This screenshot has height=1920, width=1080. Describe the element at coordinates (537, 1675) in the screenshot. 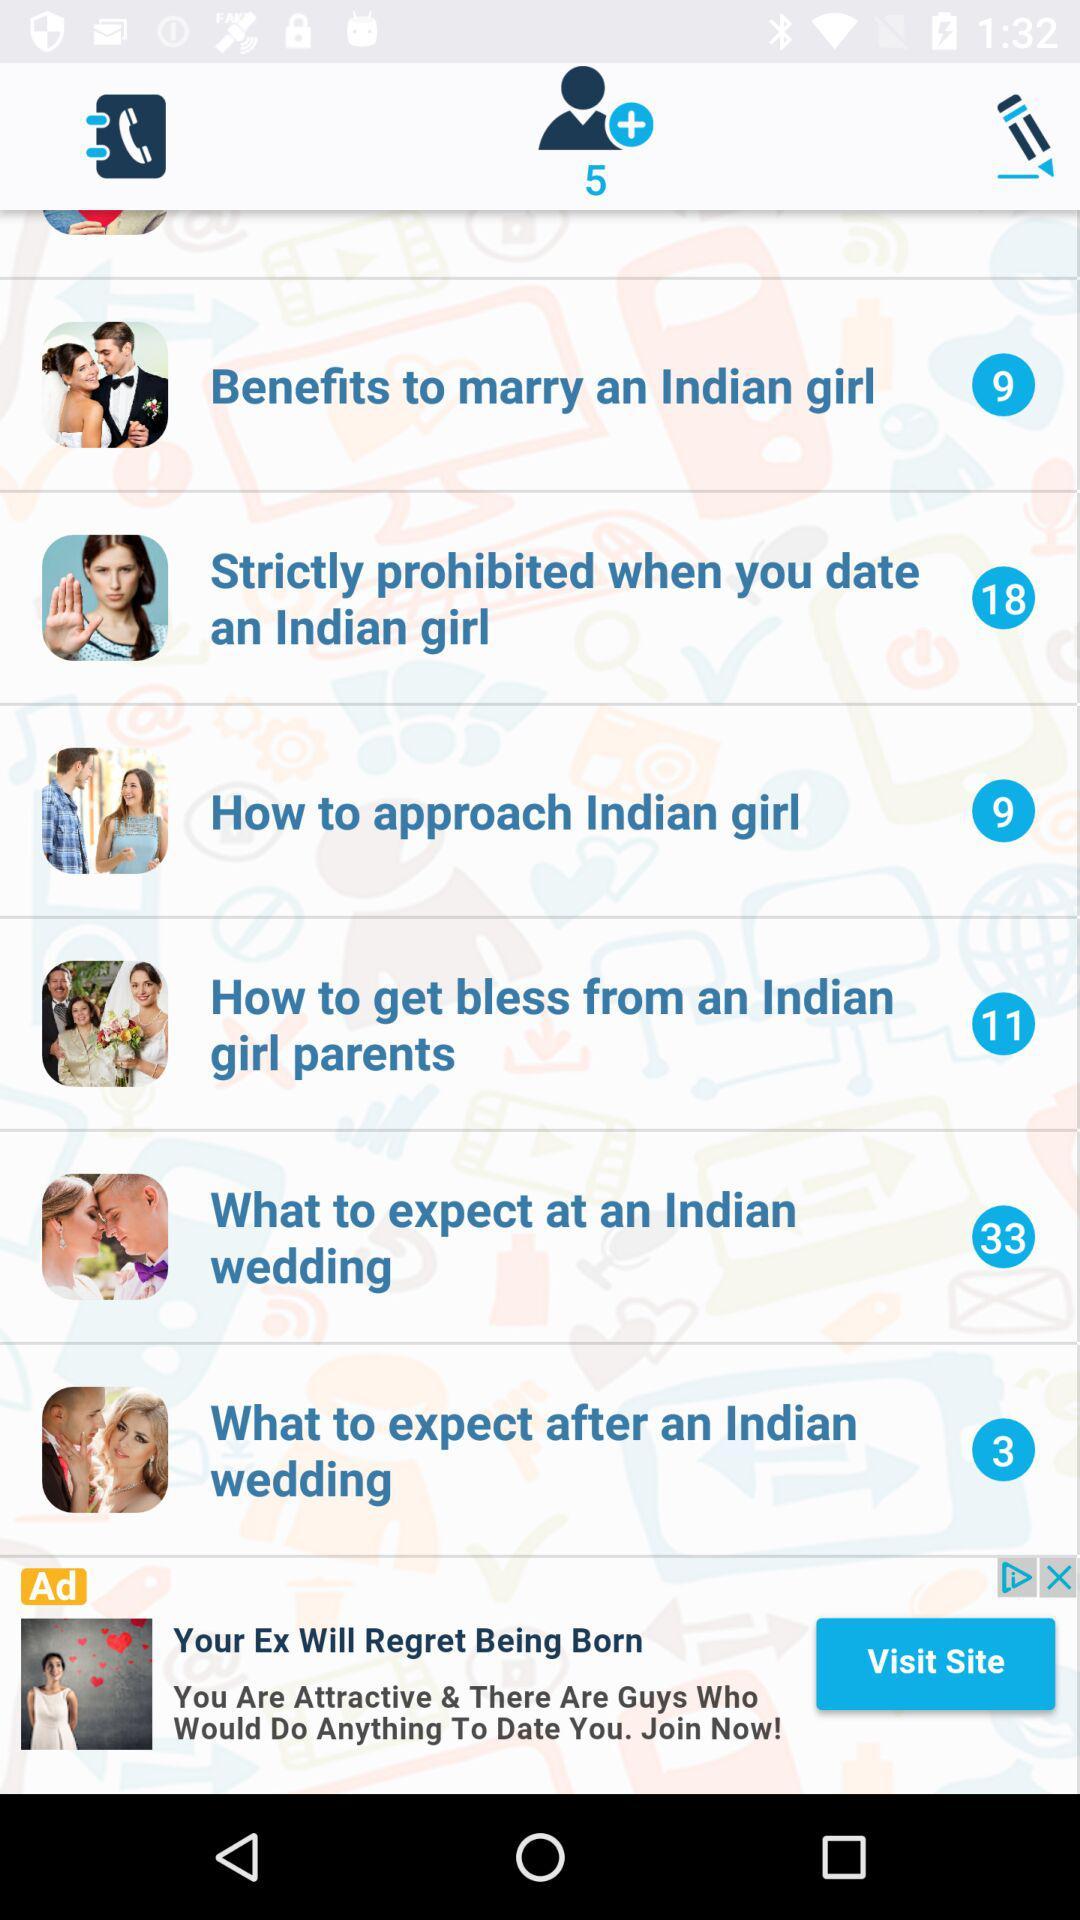

I see `advertisement click` at that location.